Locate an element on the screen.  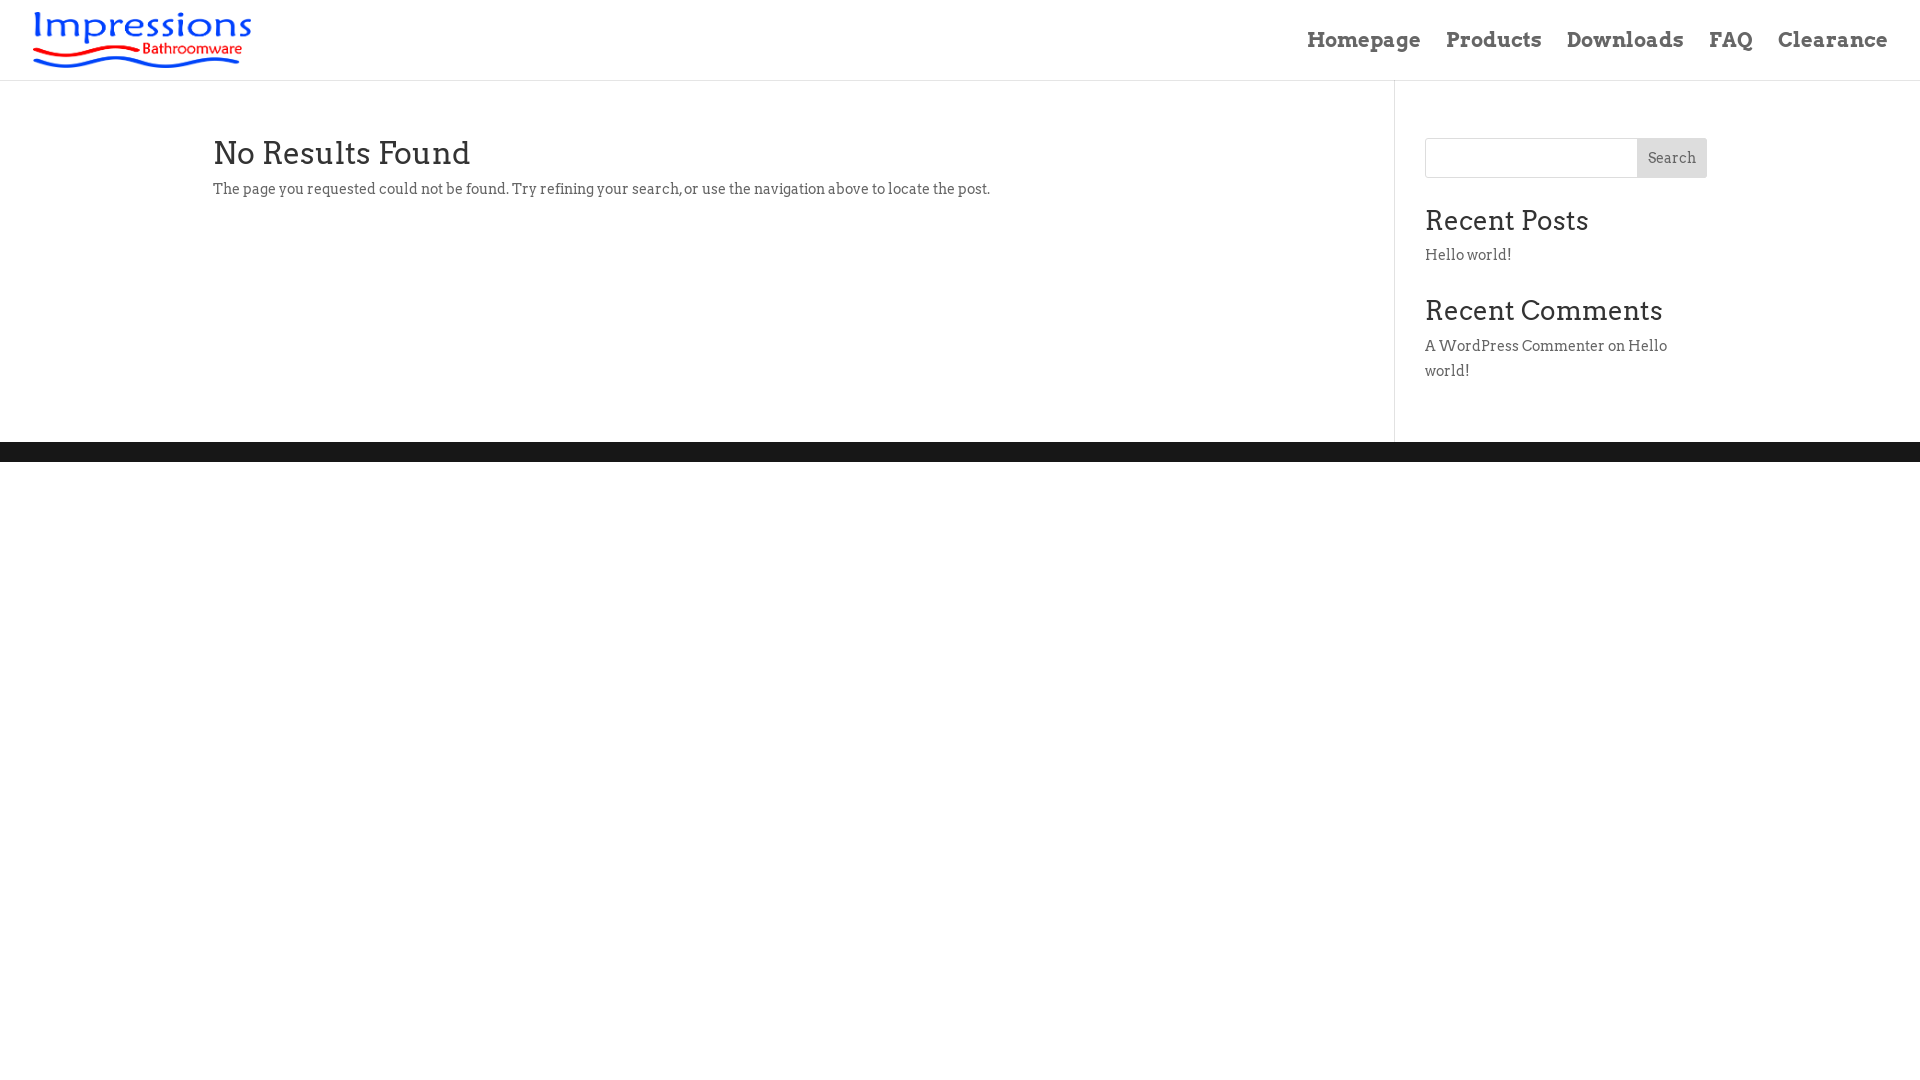
'FAQ' is located at coordinates (1730, 55).